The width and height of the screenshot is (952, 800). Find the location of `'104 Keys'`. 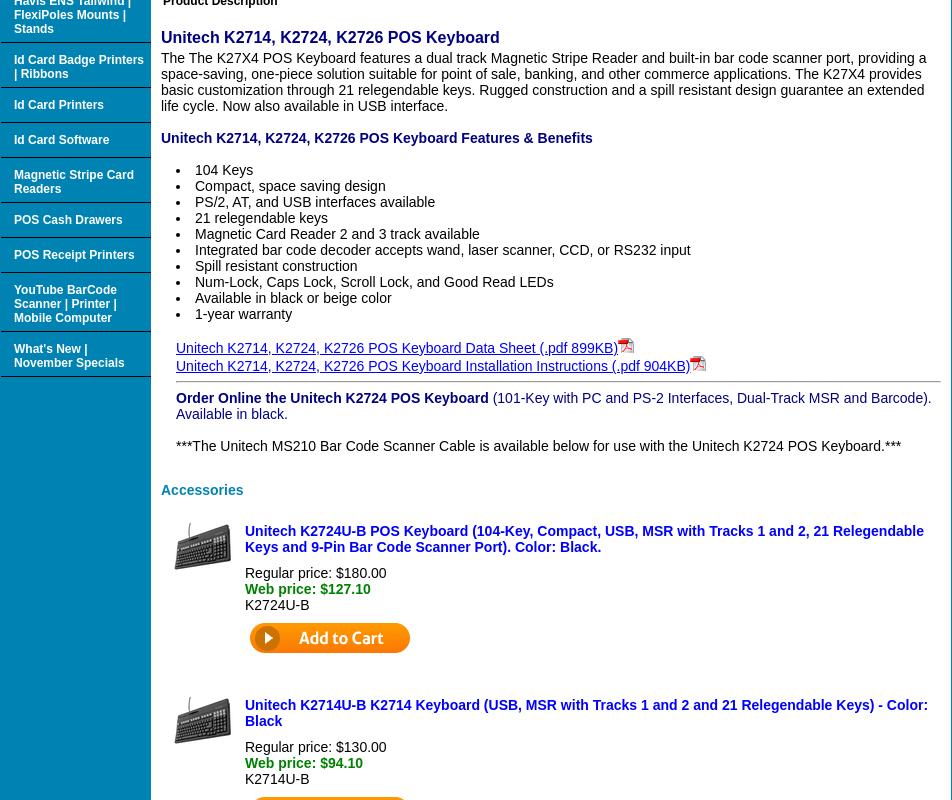

'104 Keys' is located at coordinates (224, 167).